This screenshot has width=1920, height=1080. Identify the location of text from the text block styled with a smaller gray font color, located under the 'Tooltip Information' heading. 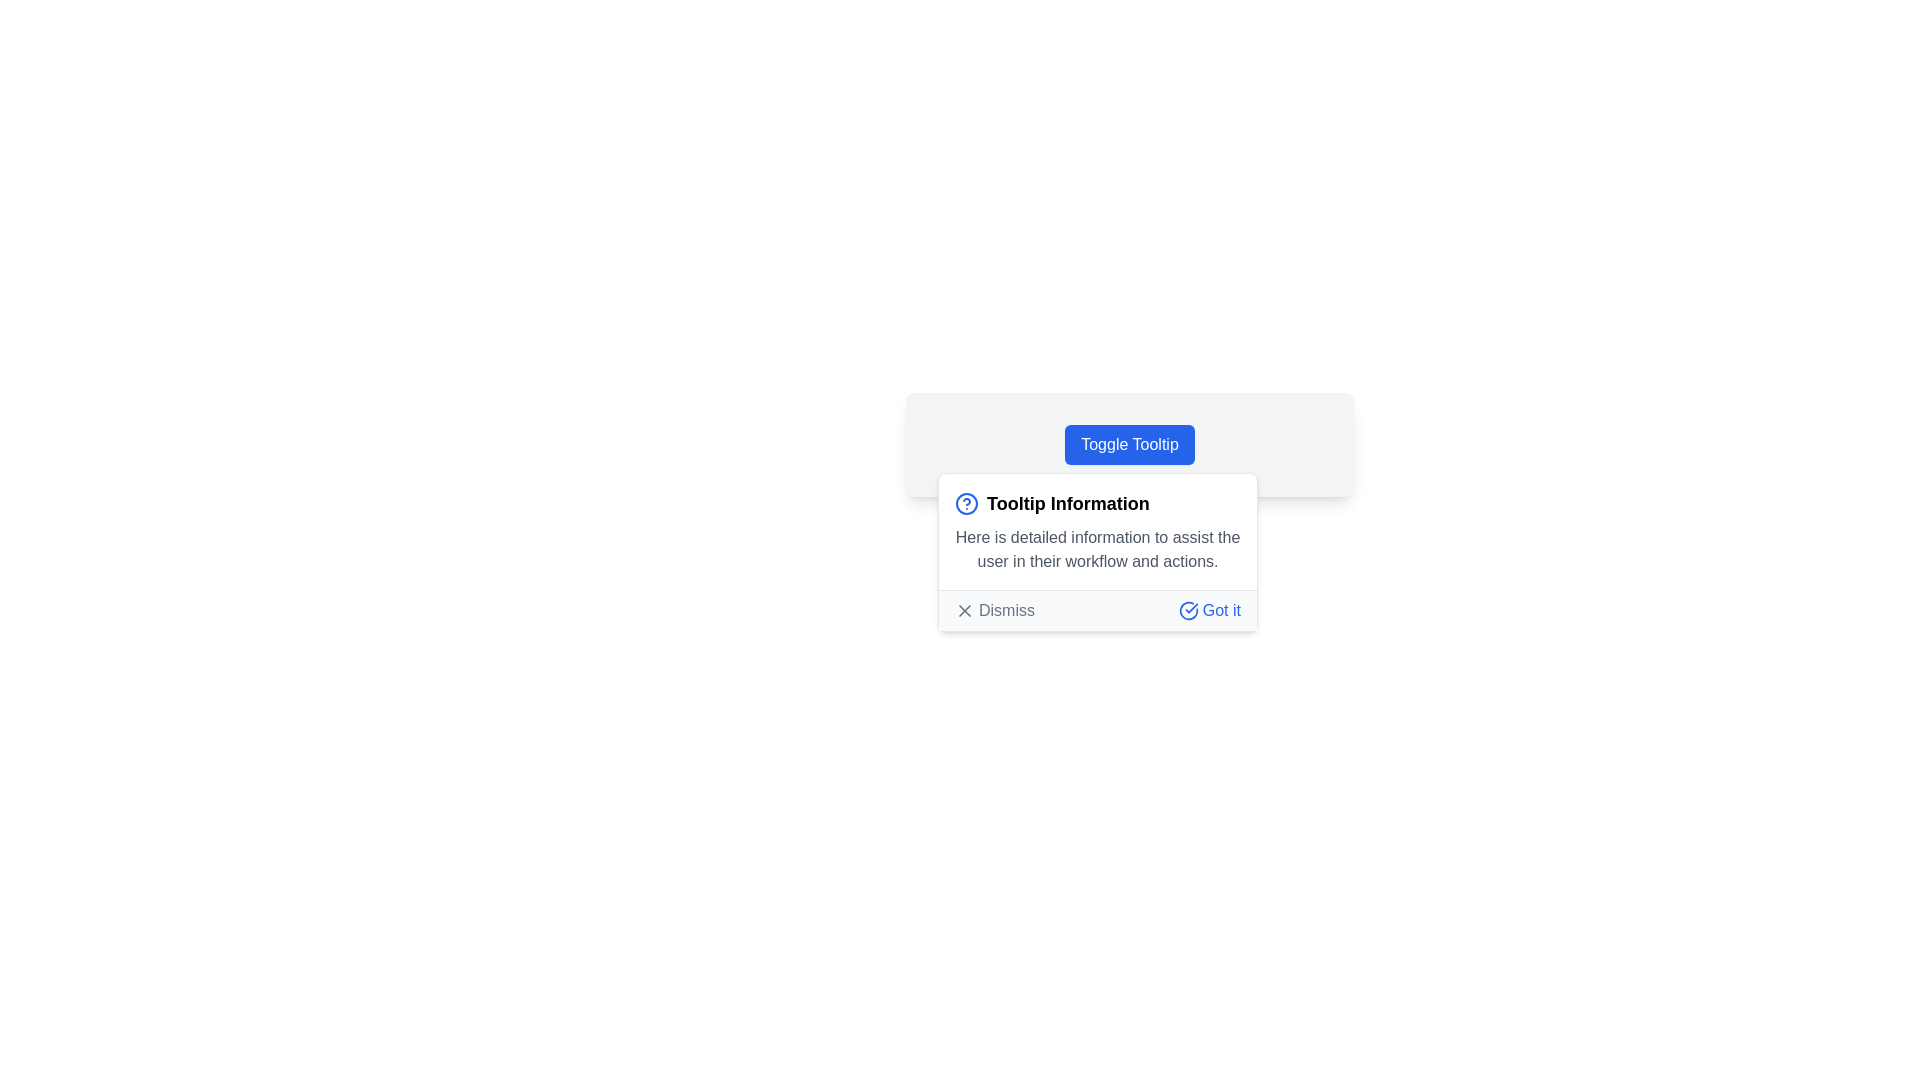
(1097, 550).